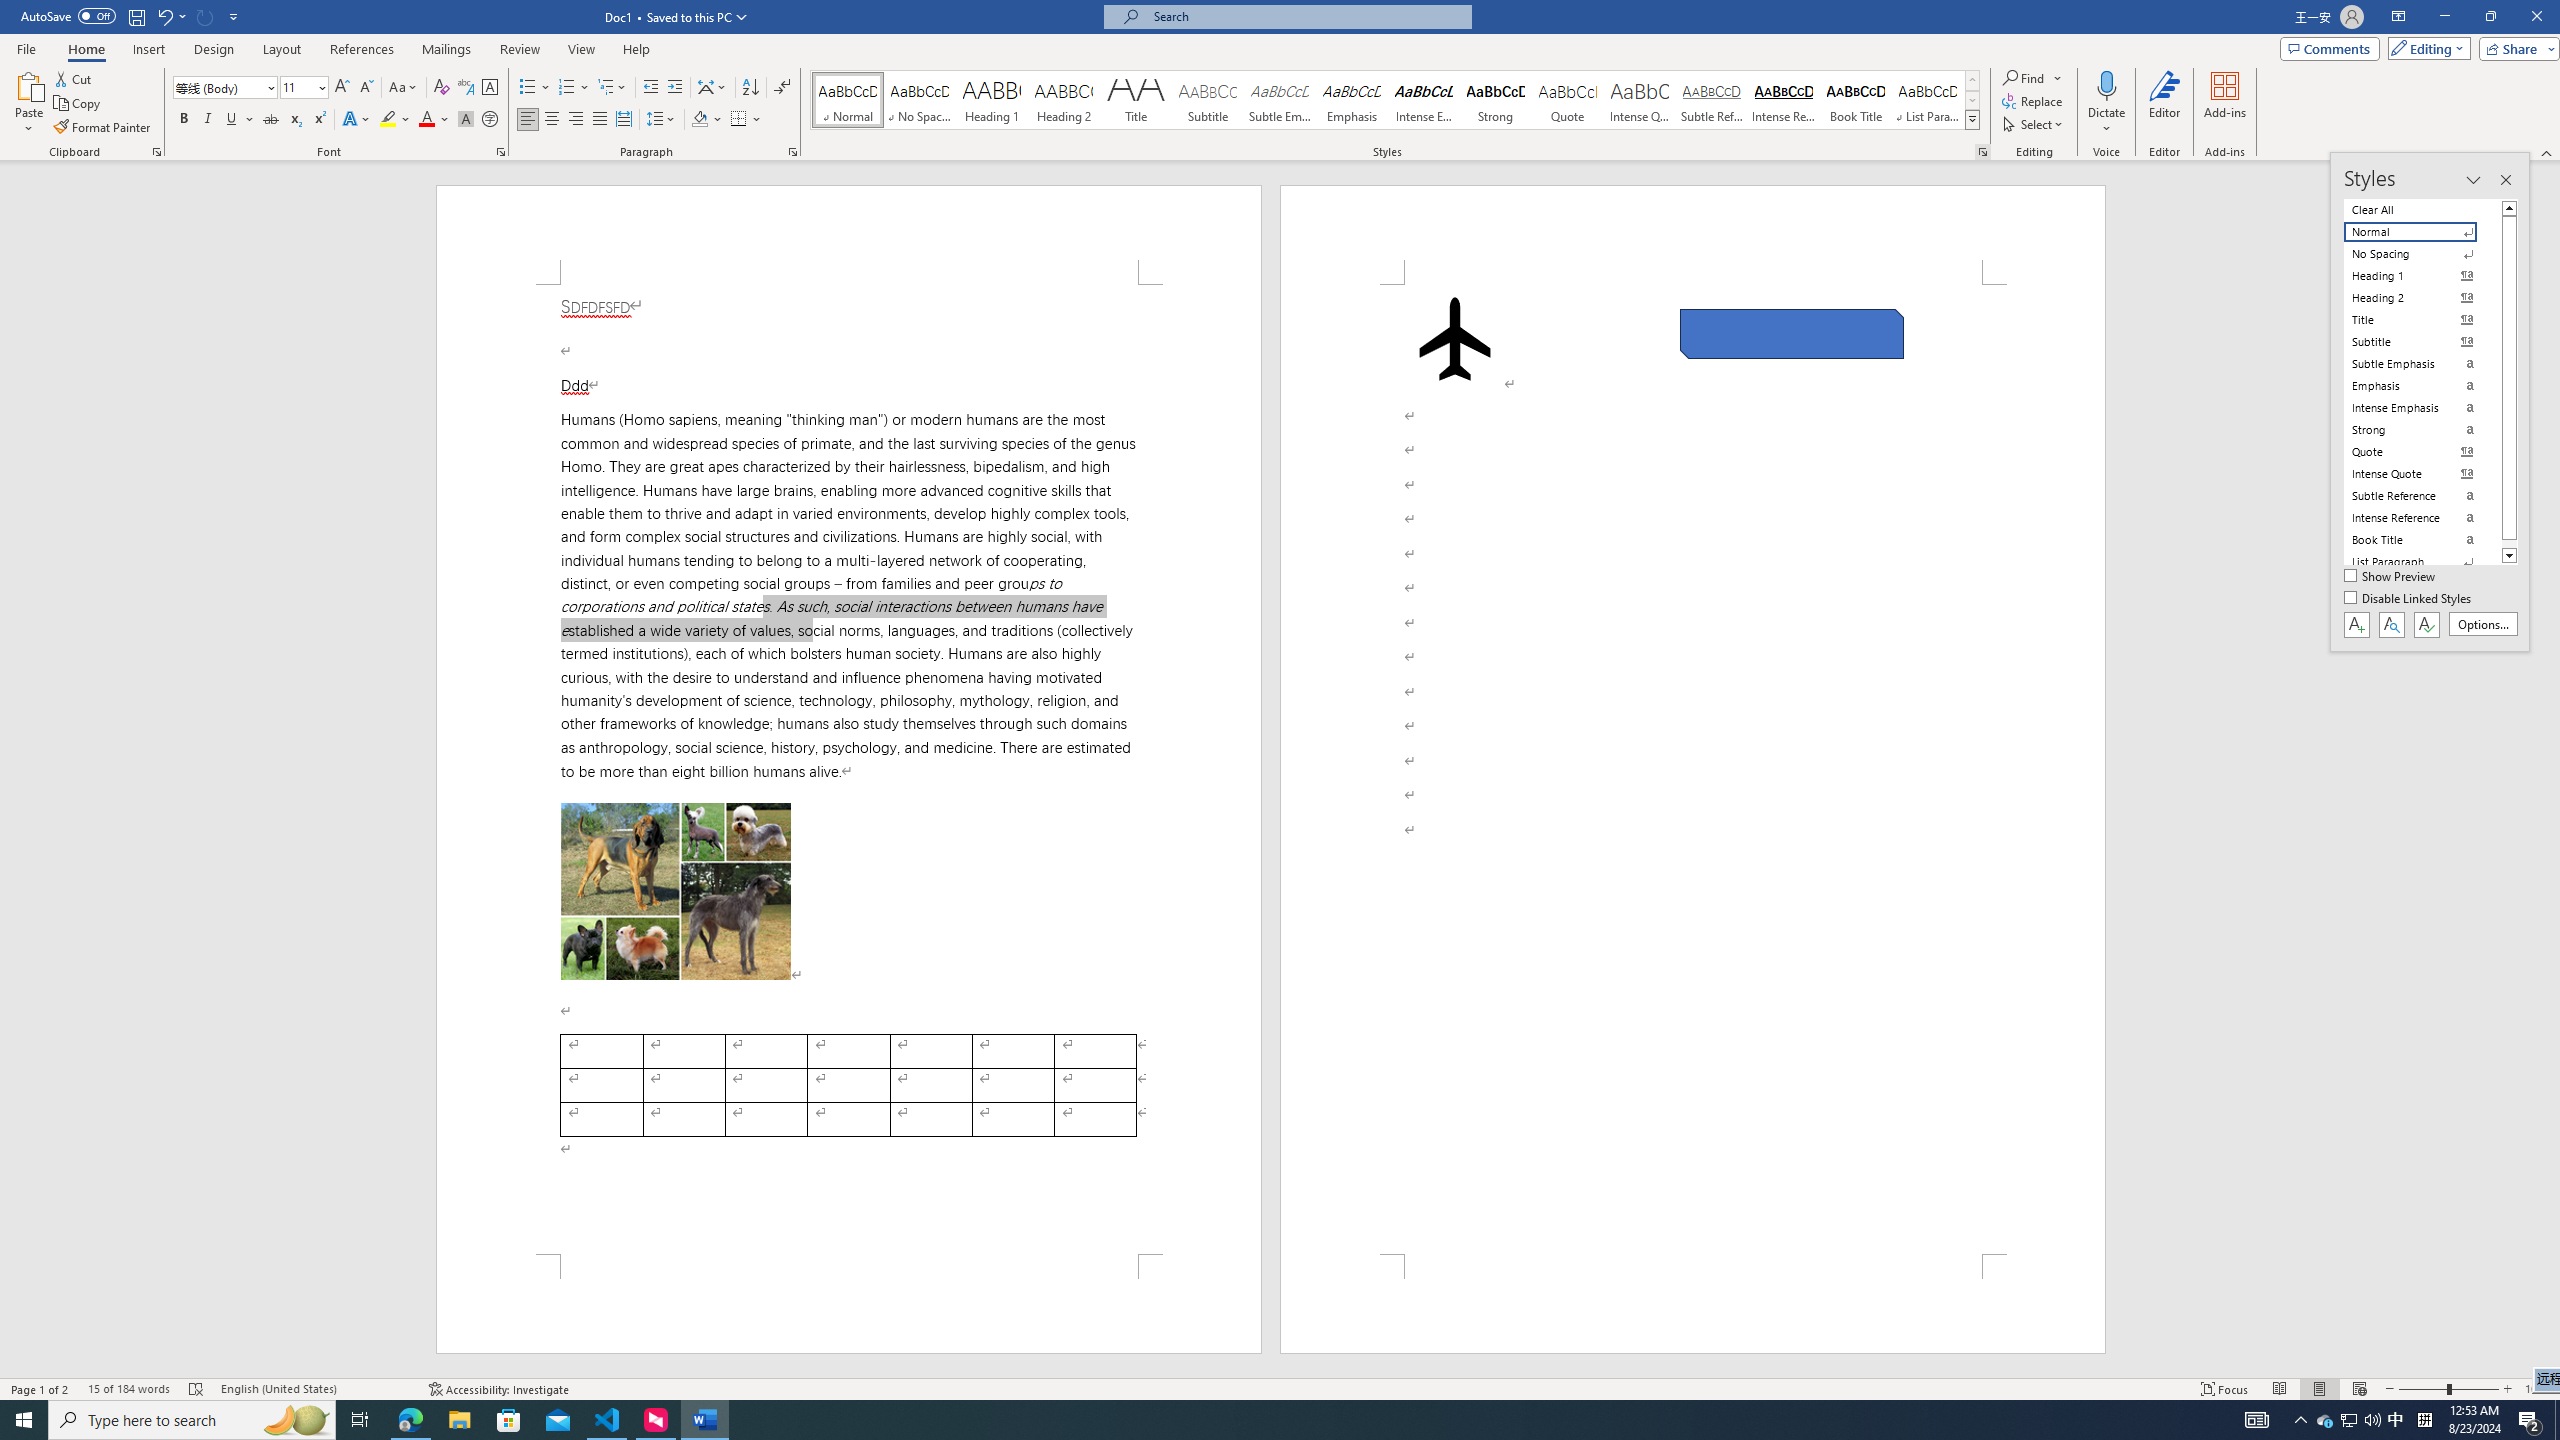 The height and width of the screenshot is (1440, 2560). What do you see at coordinates (2033, 99) in the screenshot?
I see `'Replace...'` at bounding box center [2033, 99].